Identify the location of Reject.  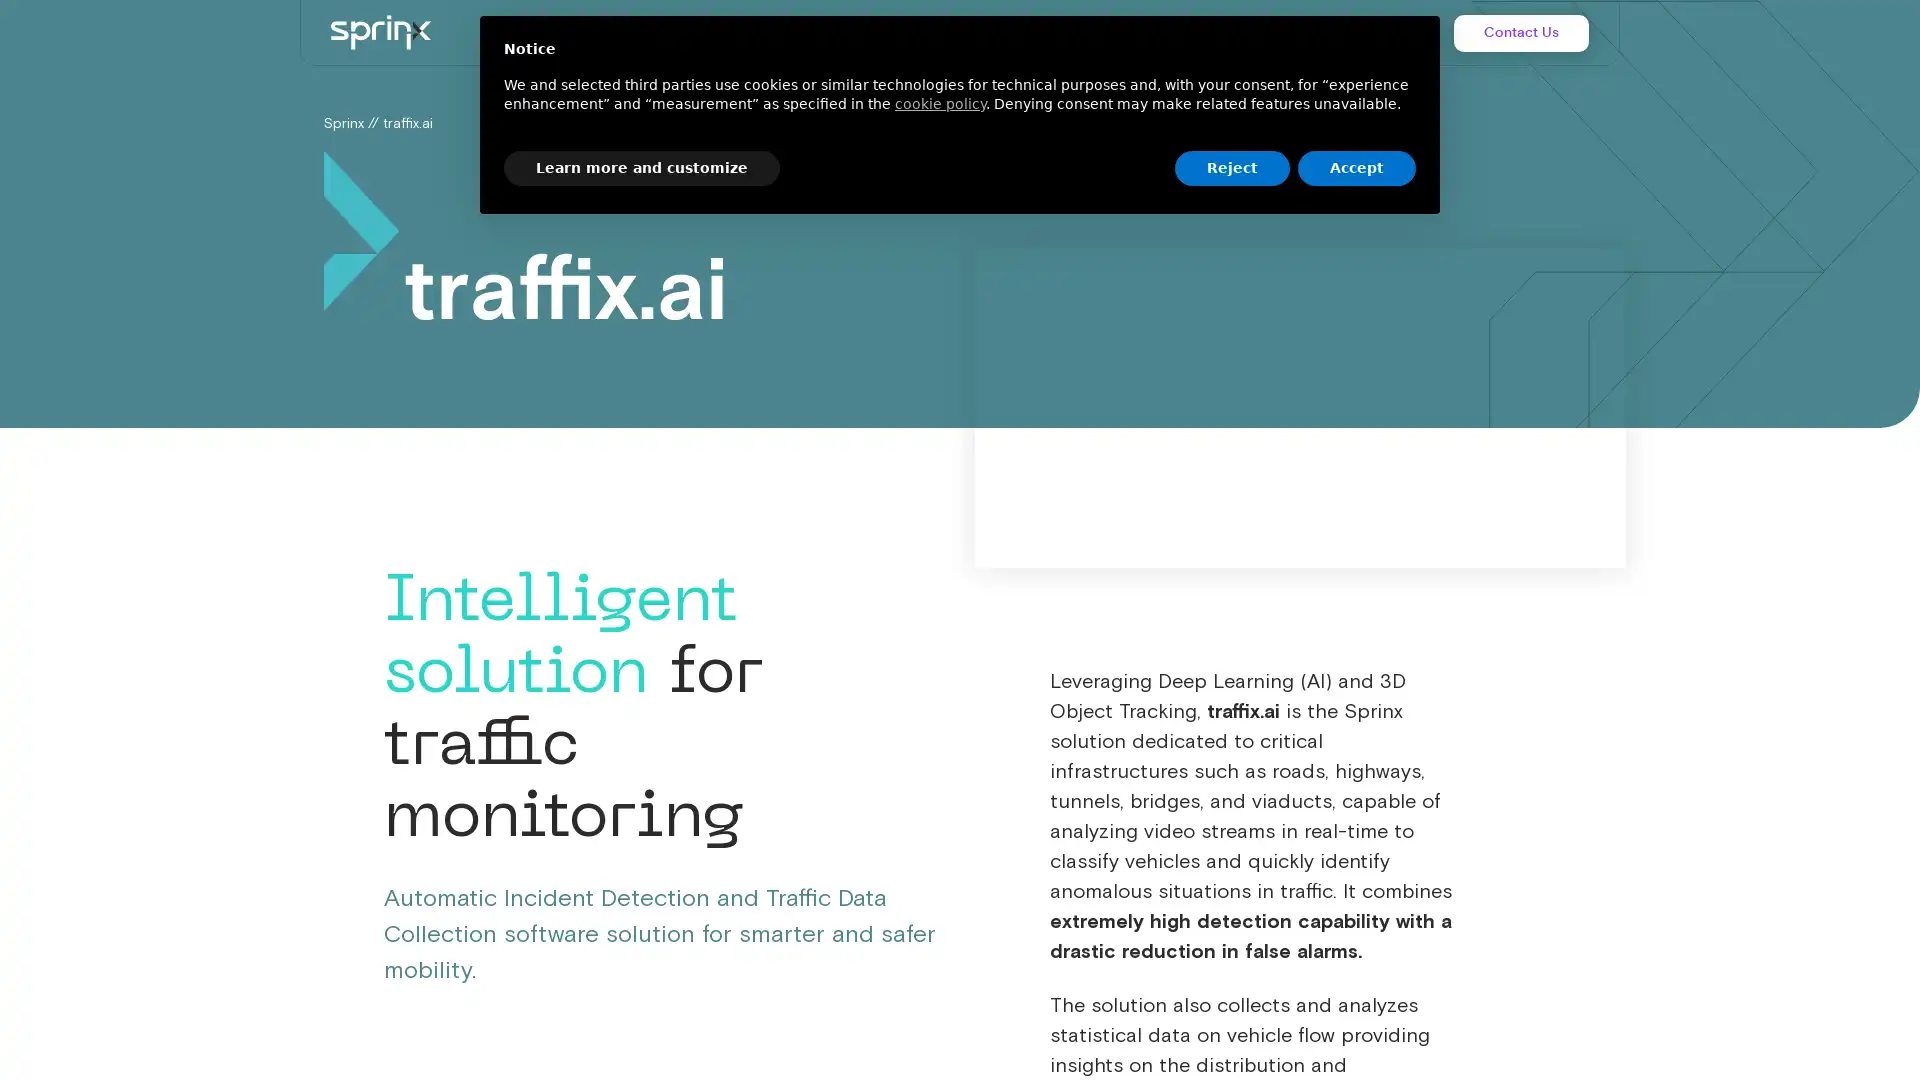
(1231, 167).